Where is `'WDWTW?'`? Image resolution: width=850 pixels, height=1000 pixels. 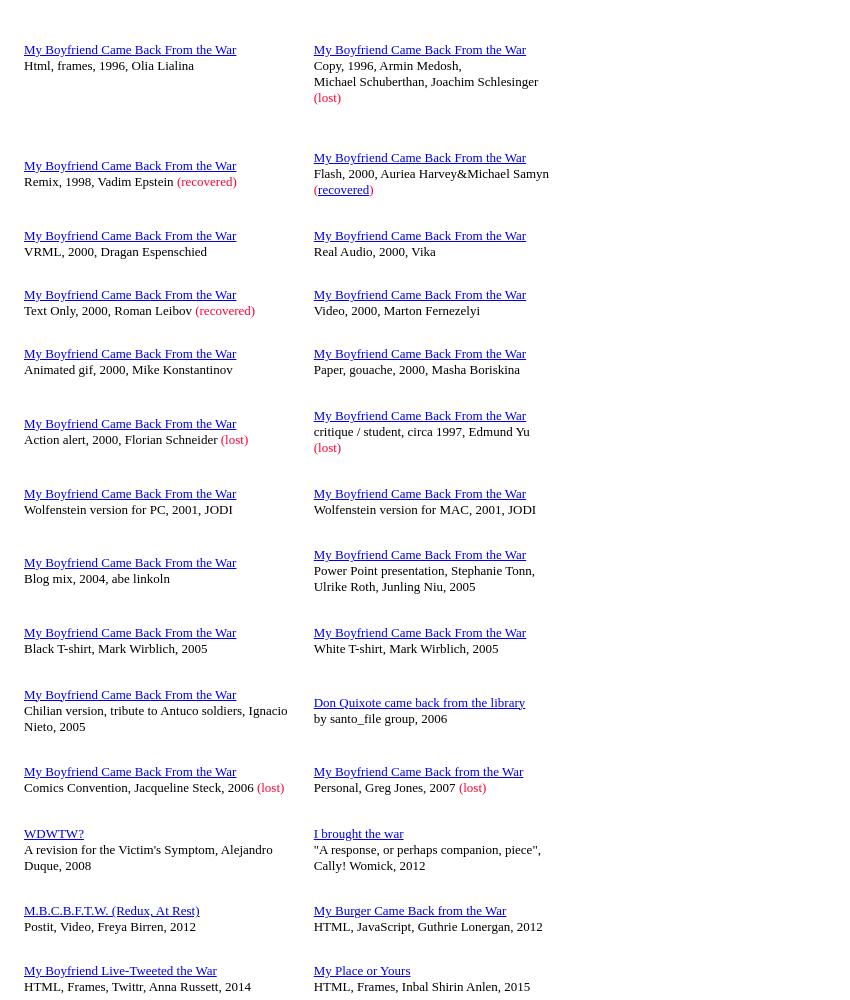 'WDWTW?' is located at coordinates (53, 831).